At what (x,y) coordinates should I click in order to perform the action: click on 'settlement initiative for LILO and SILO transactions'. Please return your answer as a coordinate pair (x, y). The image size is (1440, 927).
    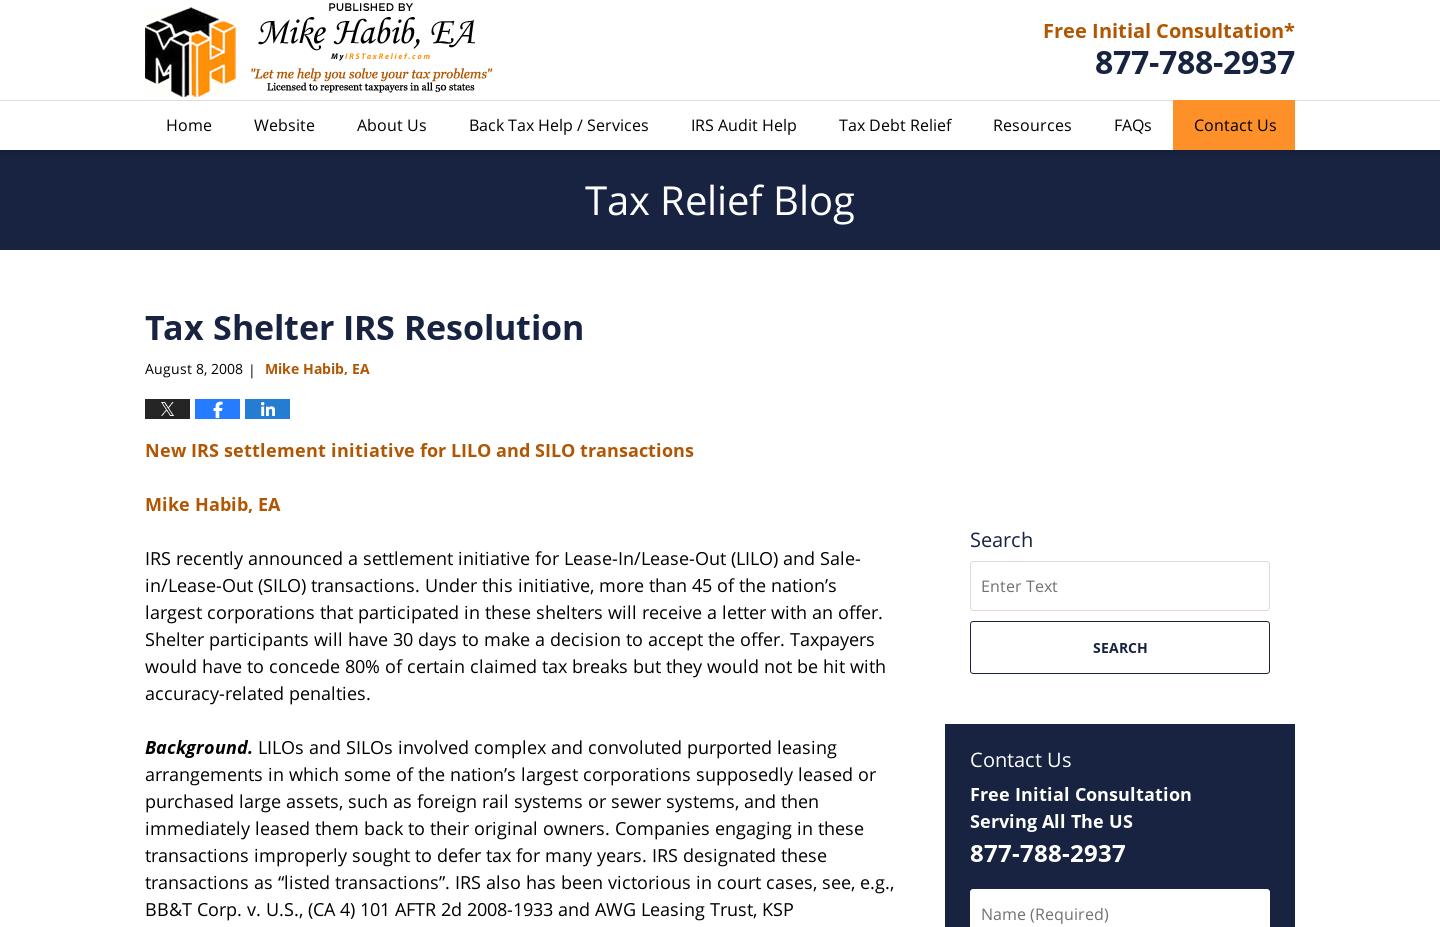
    Looking at the image, I should click on (458, 448).